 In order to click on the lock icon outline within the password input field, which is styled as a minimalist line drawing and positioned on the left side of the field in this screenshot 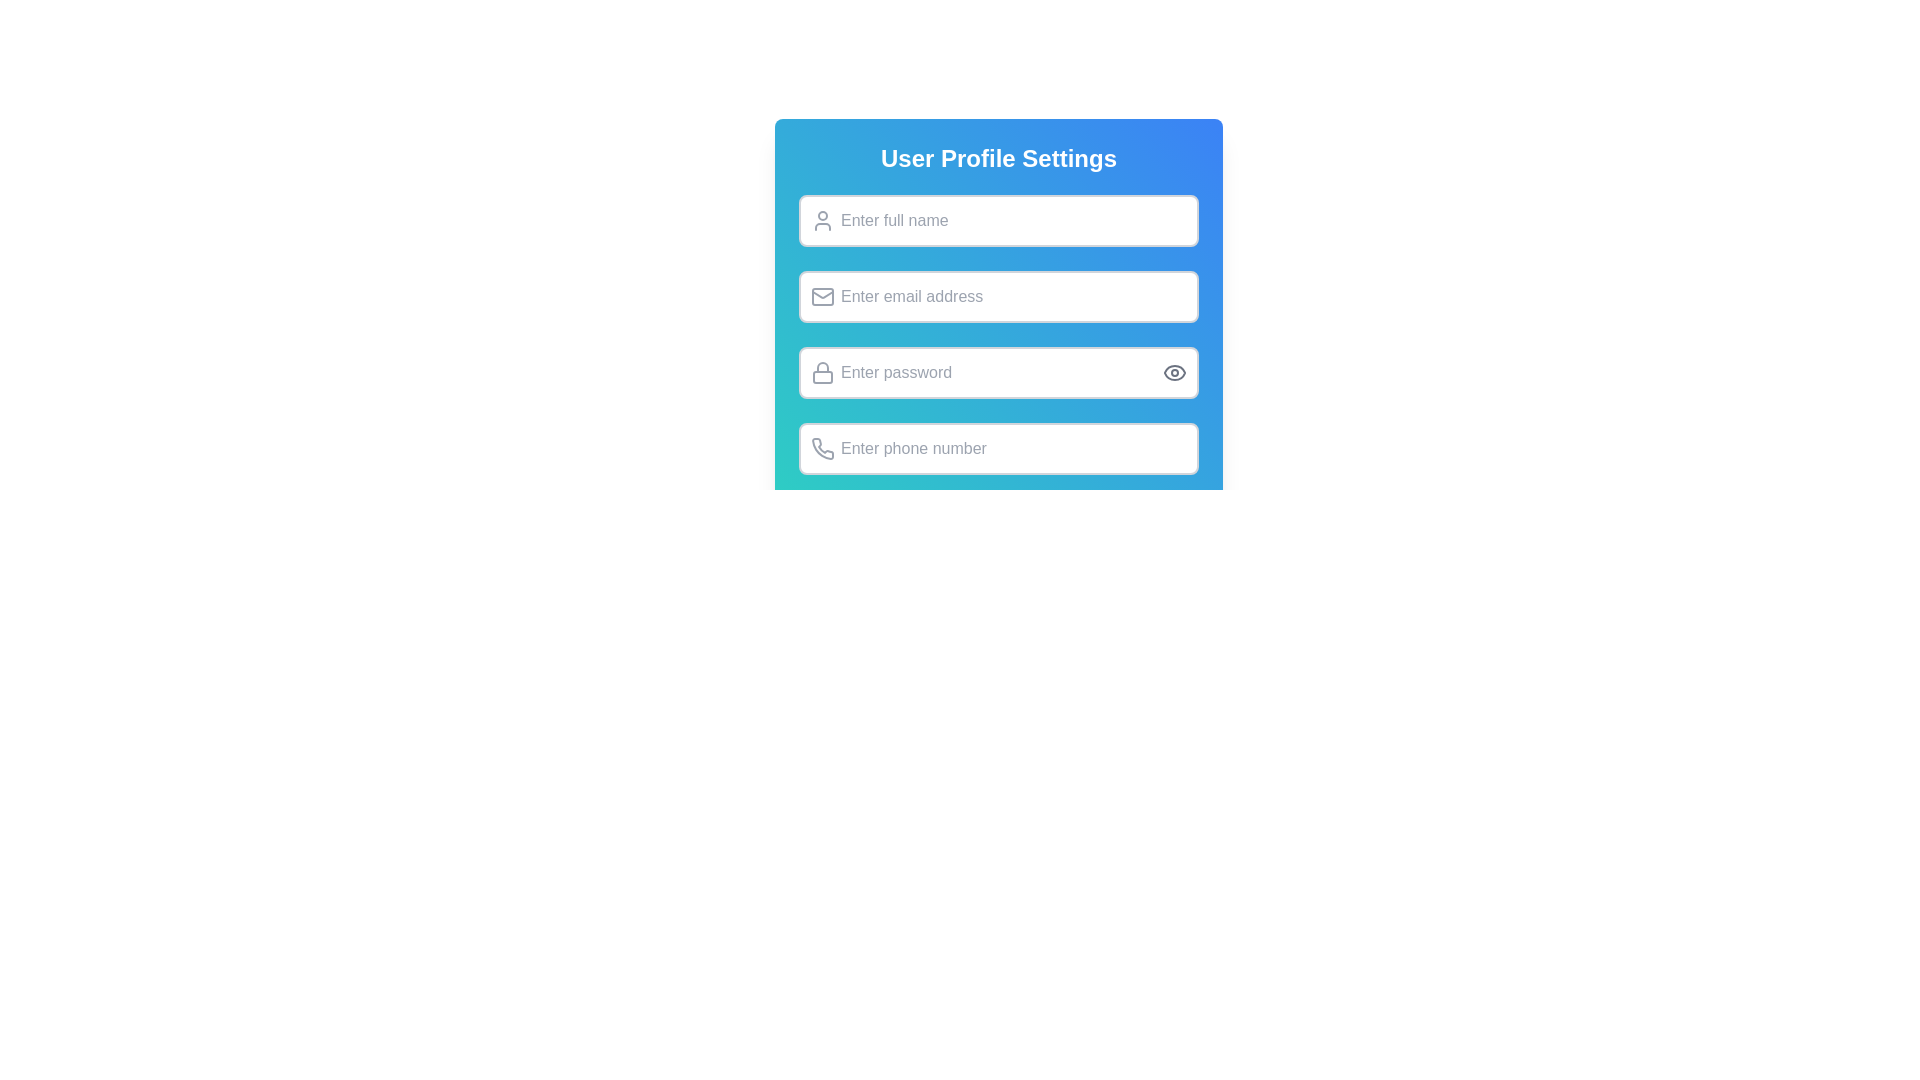, I will do `click(822, 367)`.